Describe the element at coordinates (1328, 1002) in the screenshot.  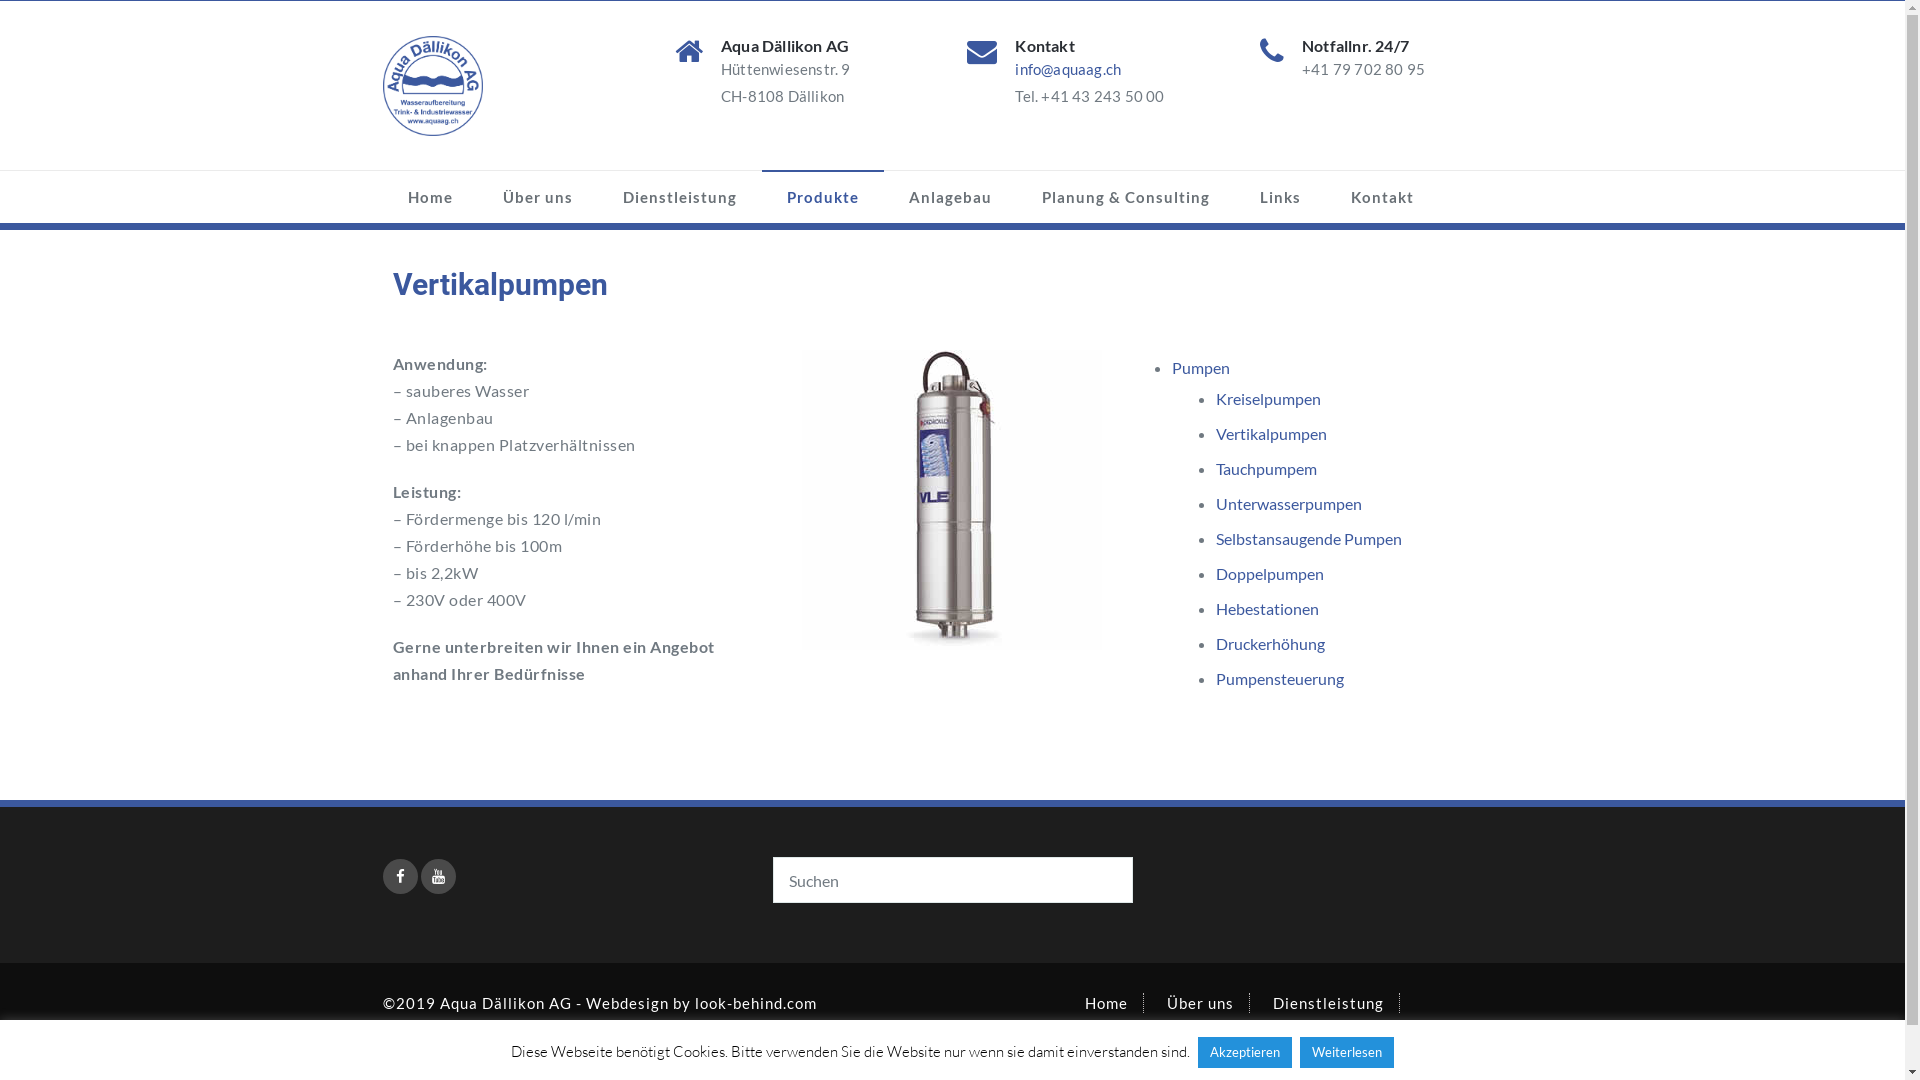
I see `'Dienstleistung'` at that location.